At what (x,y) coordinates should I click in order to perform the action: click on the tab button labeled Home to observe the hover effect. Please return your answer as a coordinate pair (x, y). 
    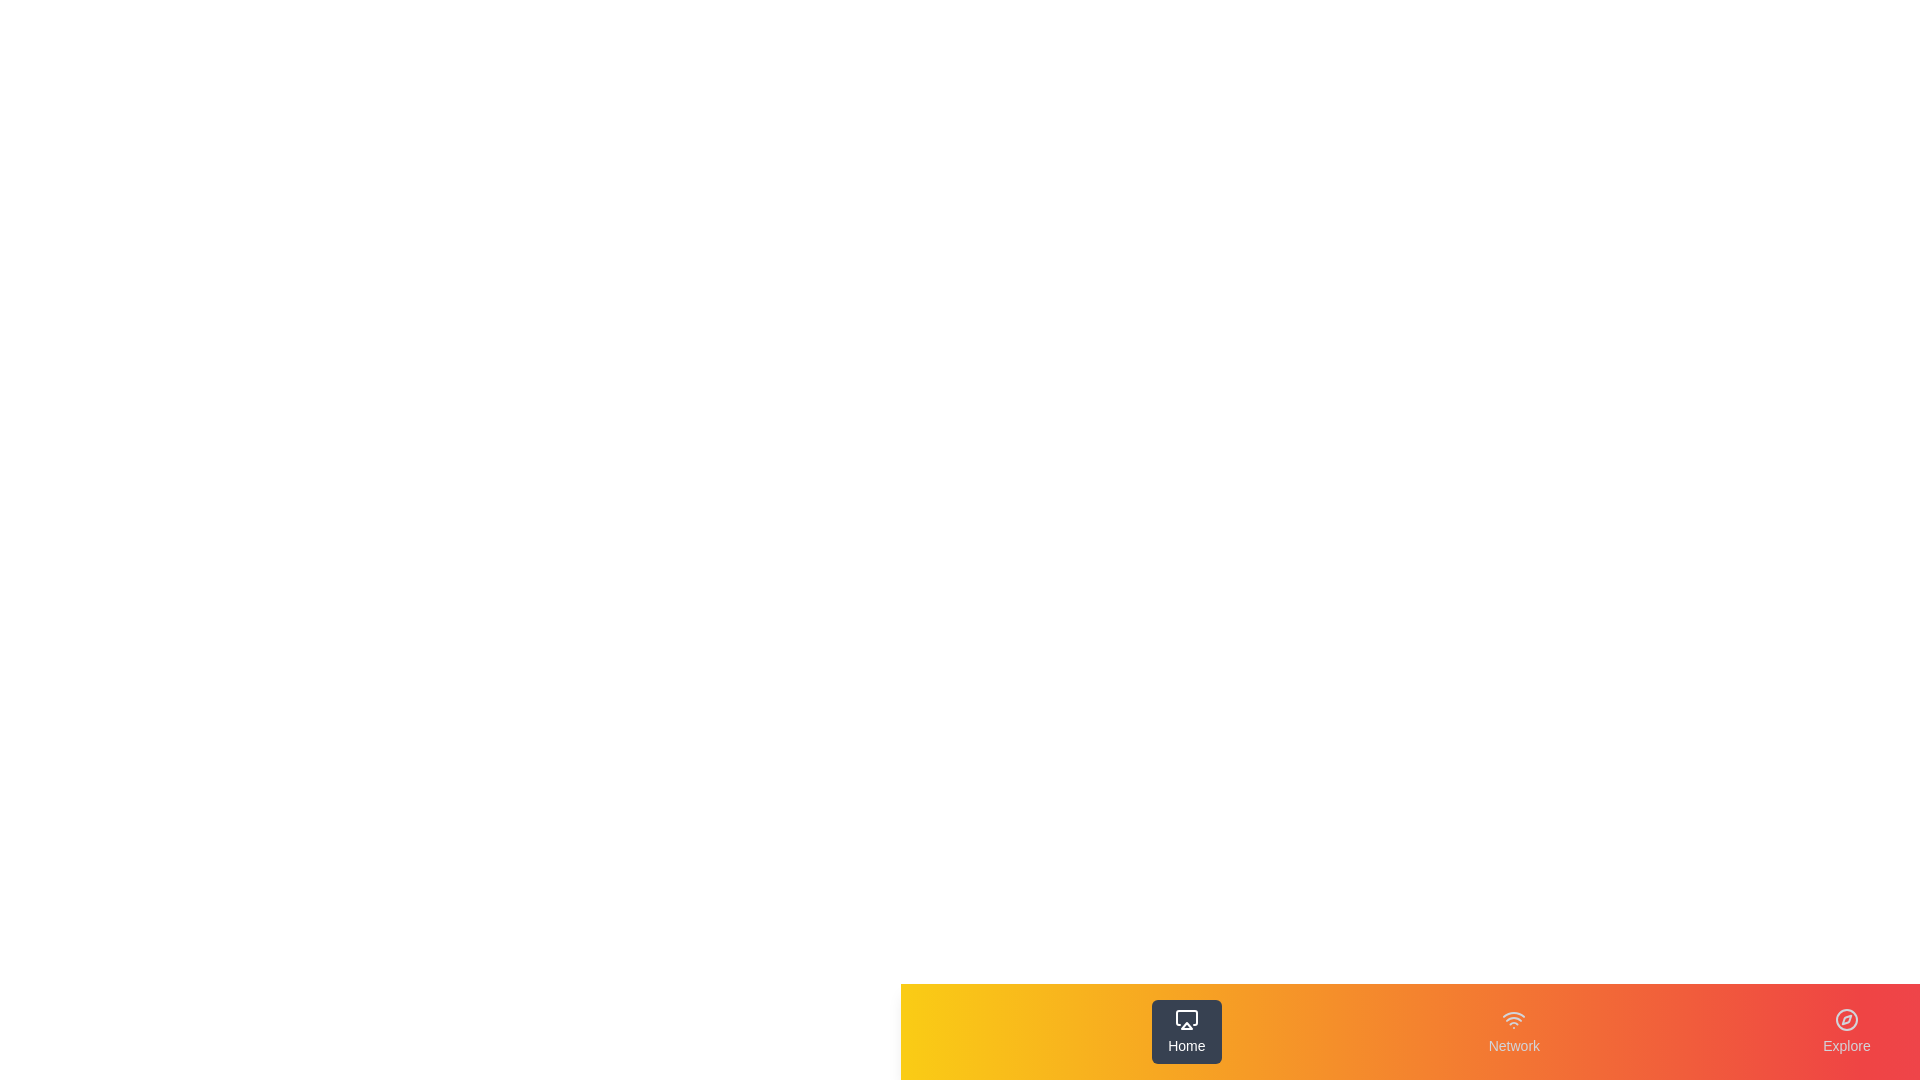
    Looking at the image, I should click on (1186, 1032).